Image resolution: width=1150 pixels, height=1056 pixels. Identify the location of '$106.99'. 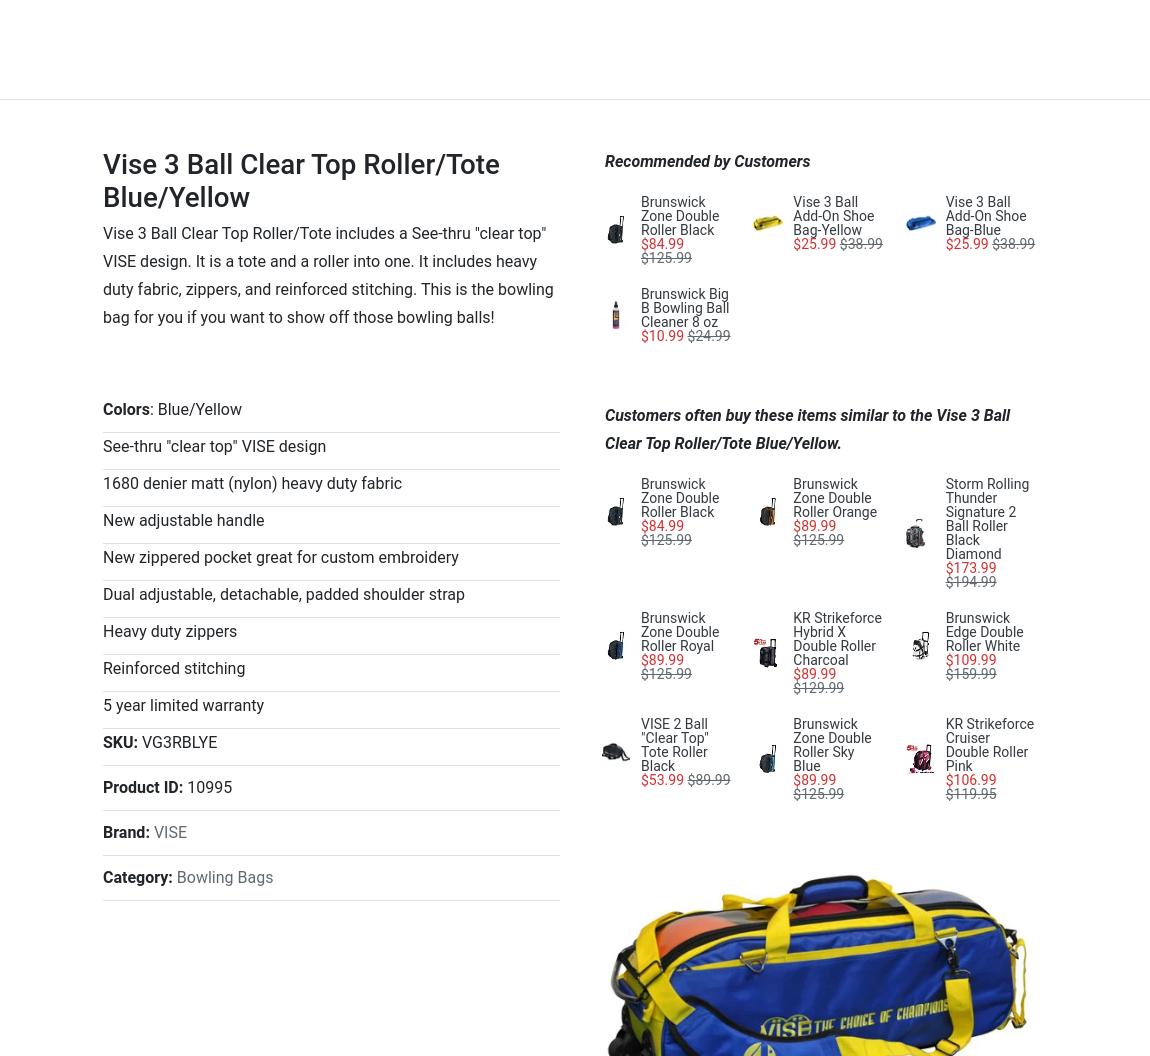
(970, 778).